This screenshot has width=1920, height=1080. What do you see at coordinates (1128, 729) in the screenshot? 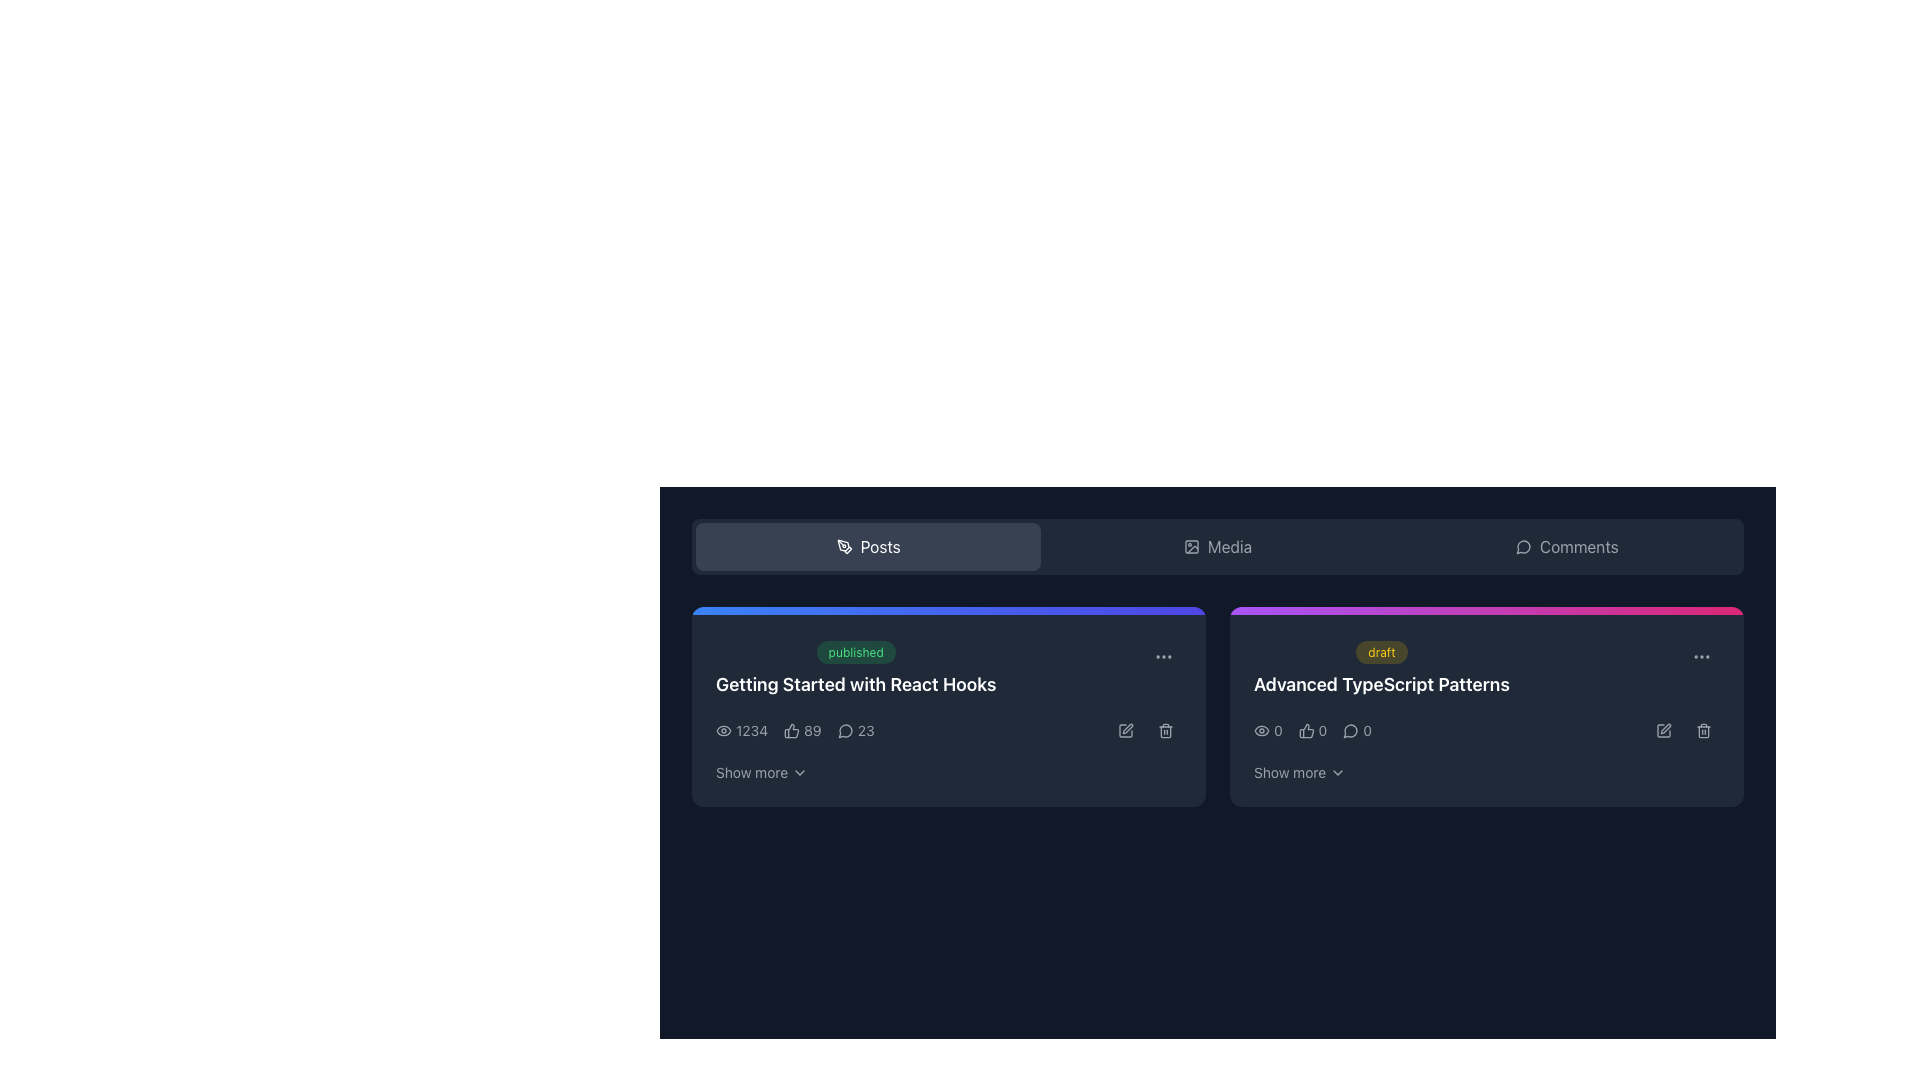
I see `the editing tool icon, which is a small pen icon located in the bottom-right section of the card titled 'Getting Started with React Hooks'` at bounding box center [1128, 729].